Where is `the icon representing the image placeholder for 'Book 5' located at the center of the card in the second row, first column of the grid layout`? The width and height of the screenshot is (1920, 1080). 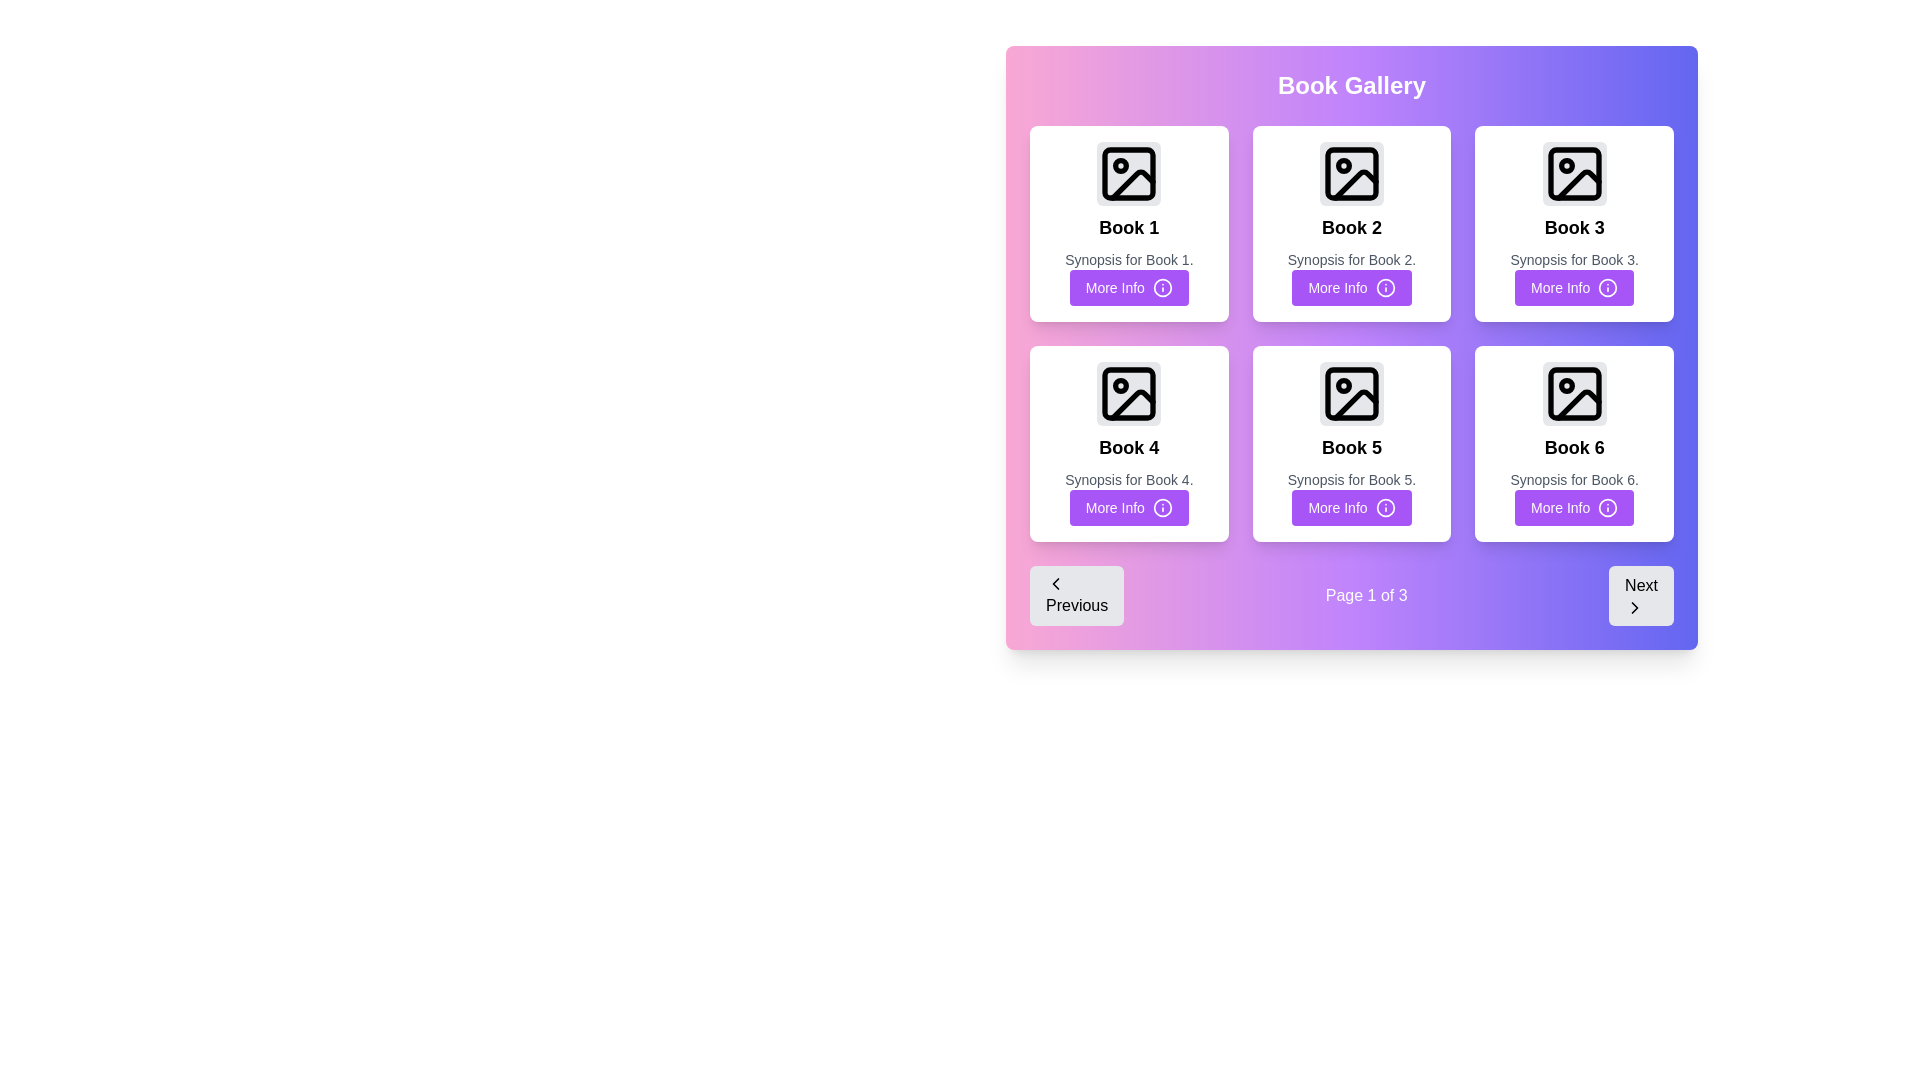 the icon representing the image placeholder for 'Book 5' located at the center of the card in the second row, first column of the grid layout is located at coordinates (1352, 393).